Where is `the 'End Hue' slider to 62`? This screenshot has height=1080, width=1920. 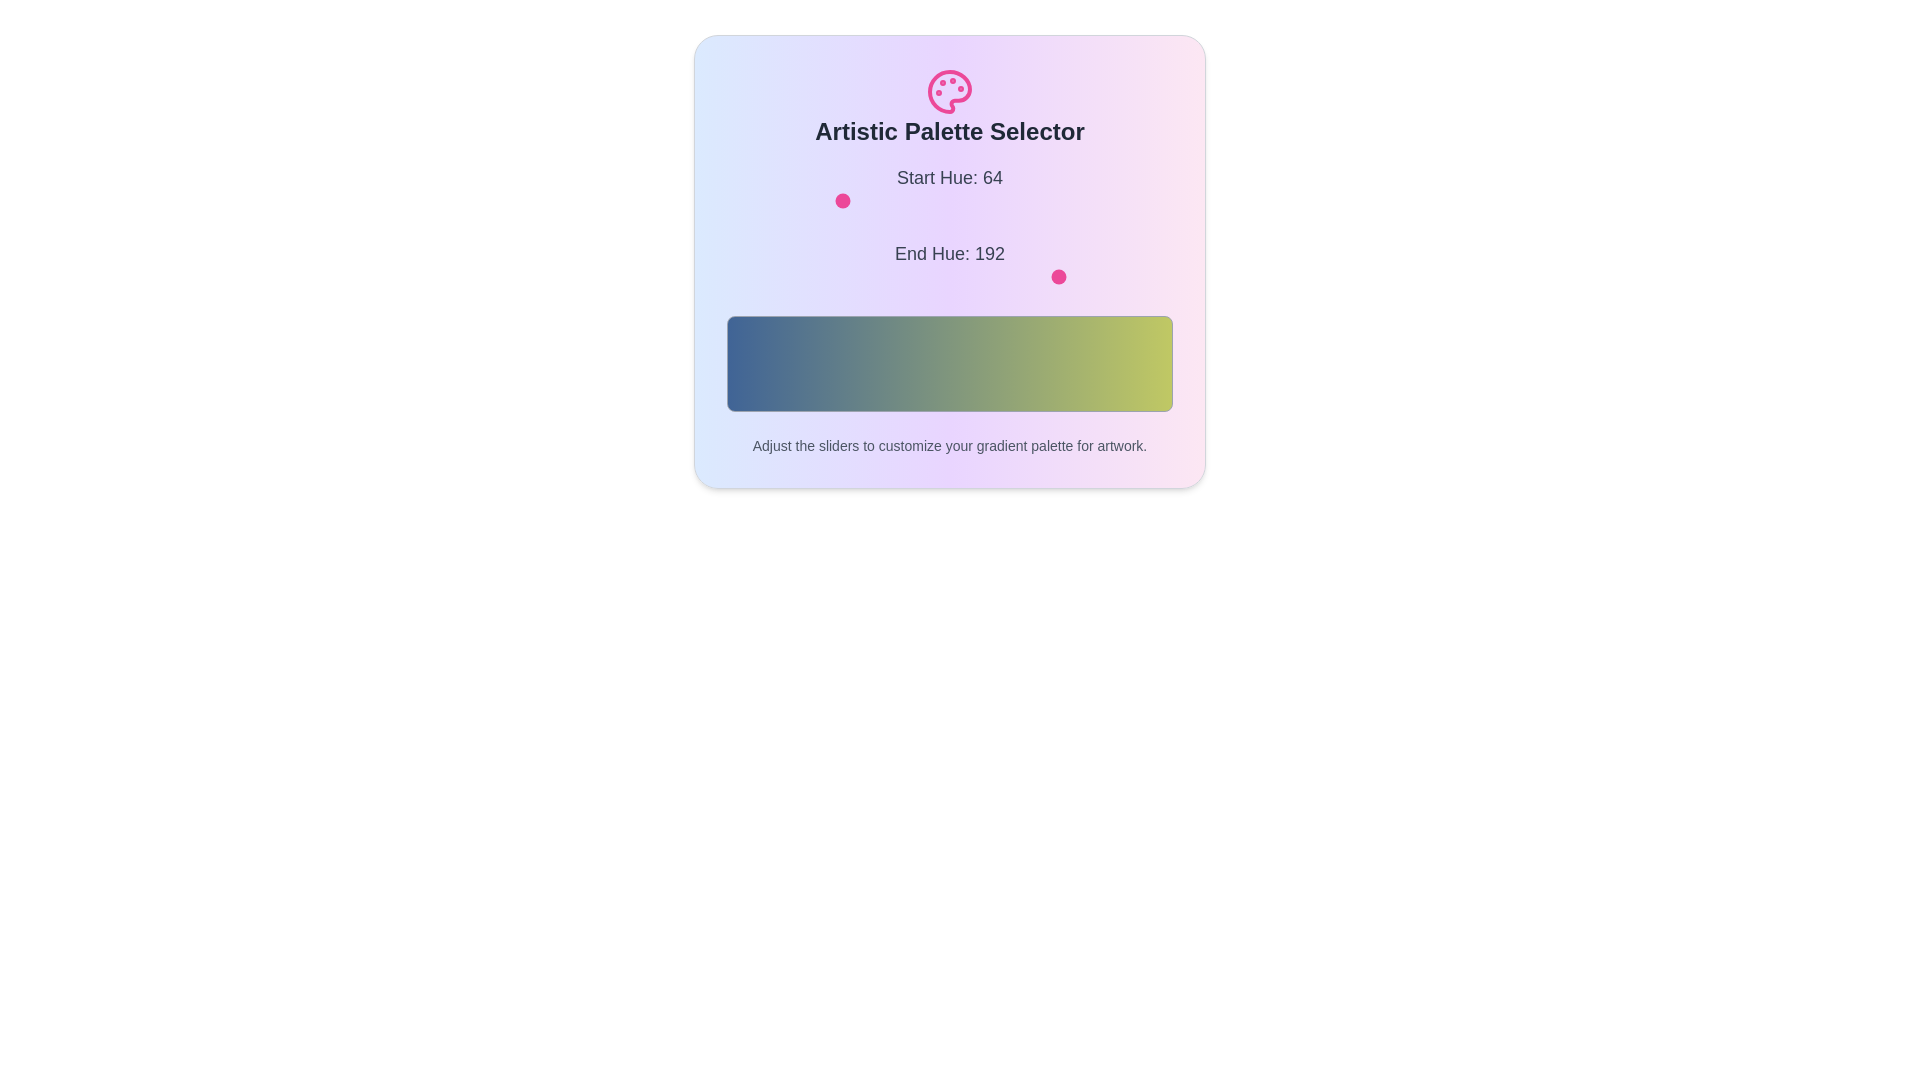
the 'End Hue' slider to 62 is located at coordinates (835, 277).